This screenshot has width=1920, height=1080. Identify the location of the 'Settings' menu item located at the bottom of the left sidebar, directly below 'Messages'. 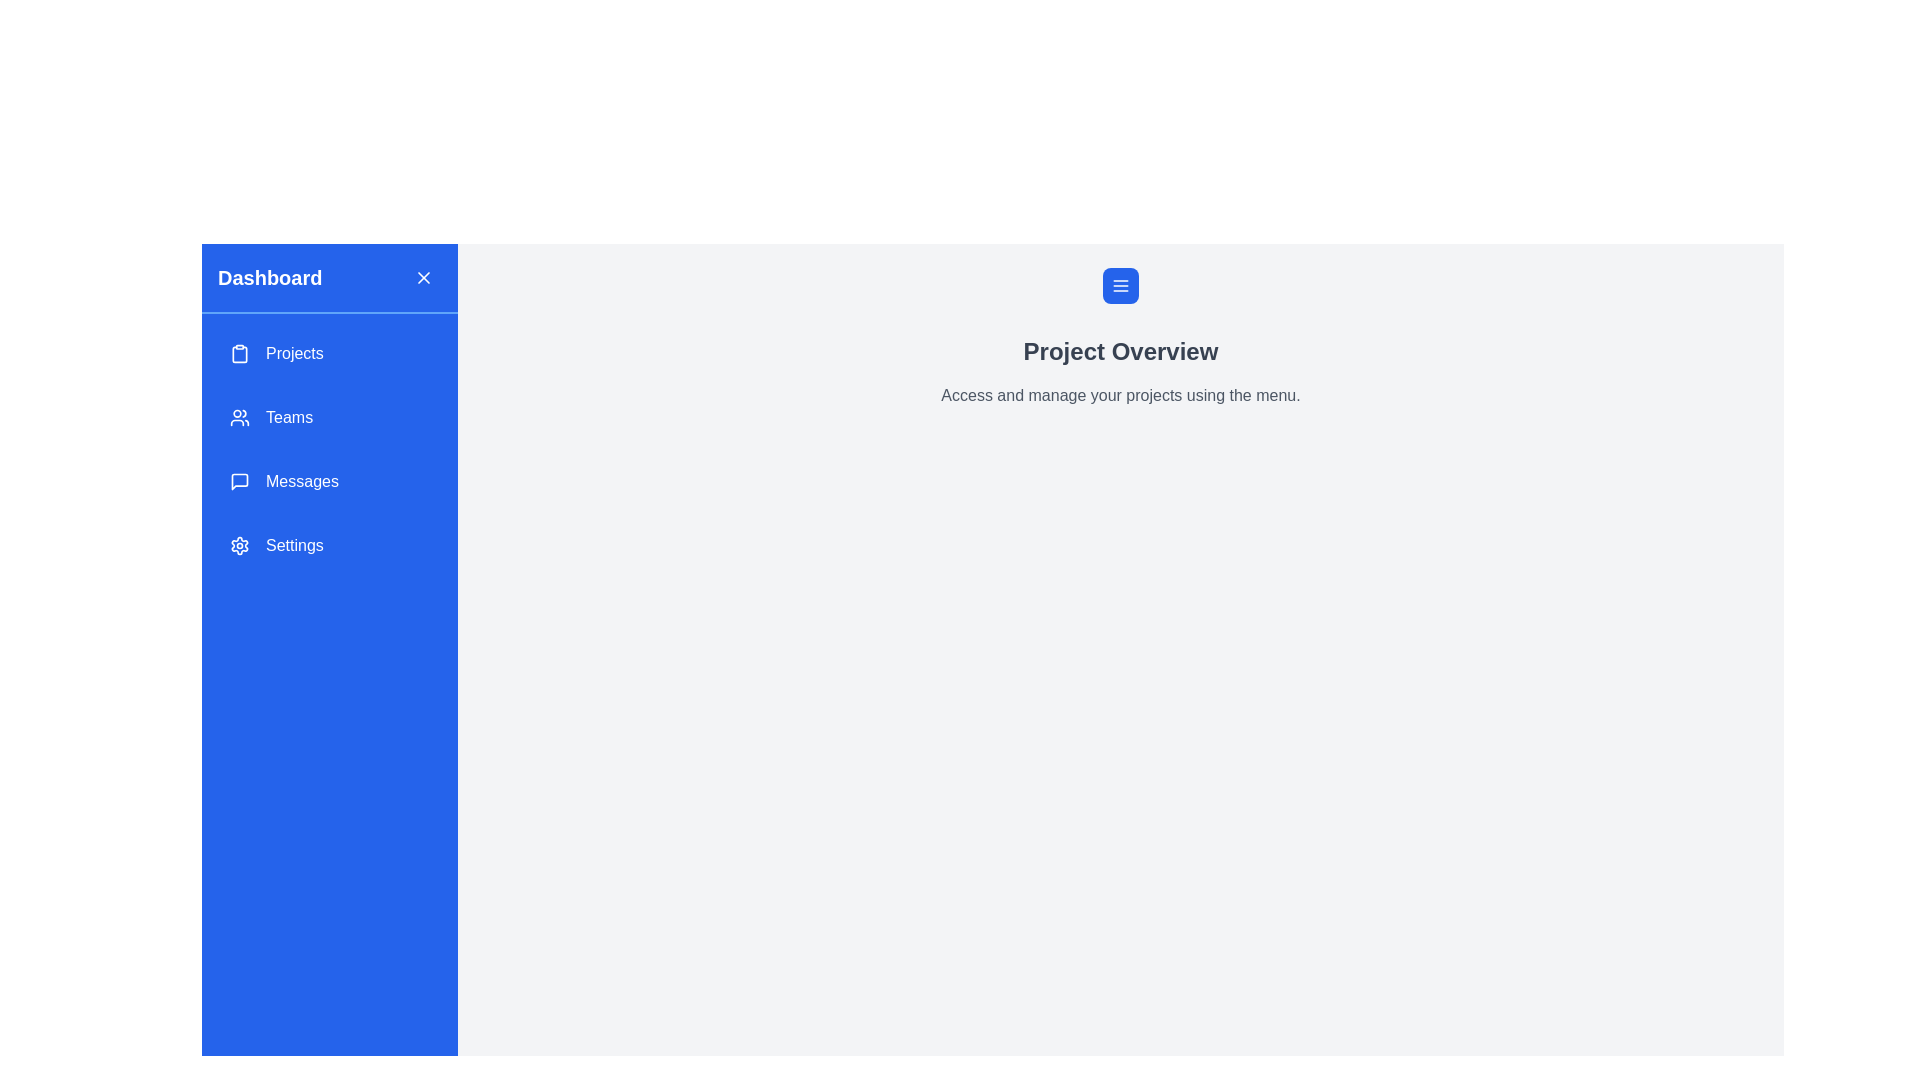
(330, 546).